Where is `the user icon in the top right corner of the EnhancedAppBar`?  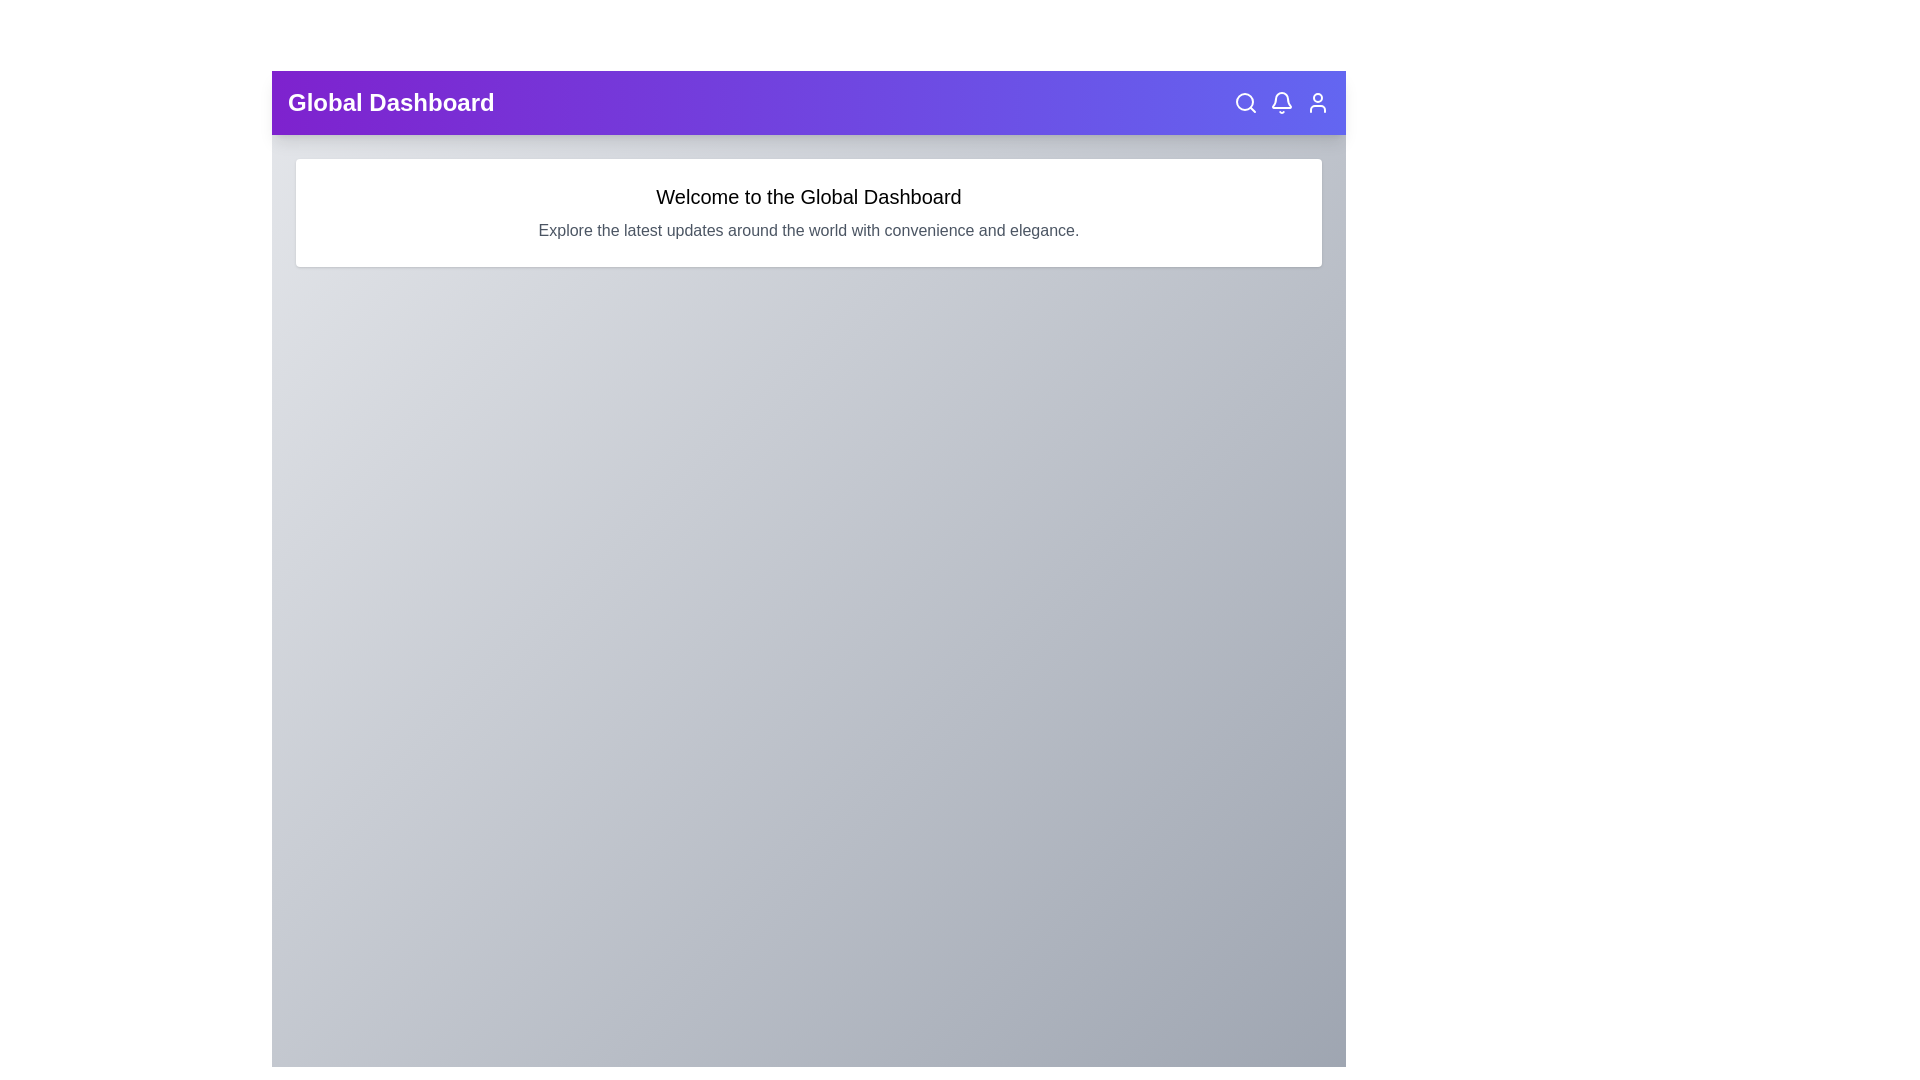 the user icon in the top right corner of the EnhancedAppBar is located at coordinates (1318, 103).